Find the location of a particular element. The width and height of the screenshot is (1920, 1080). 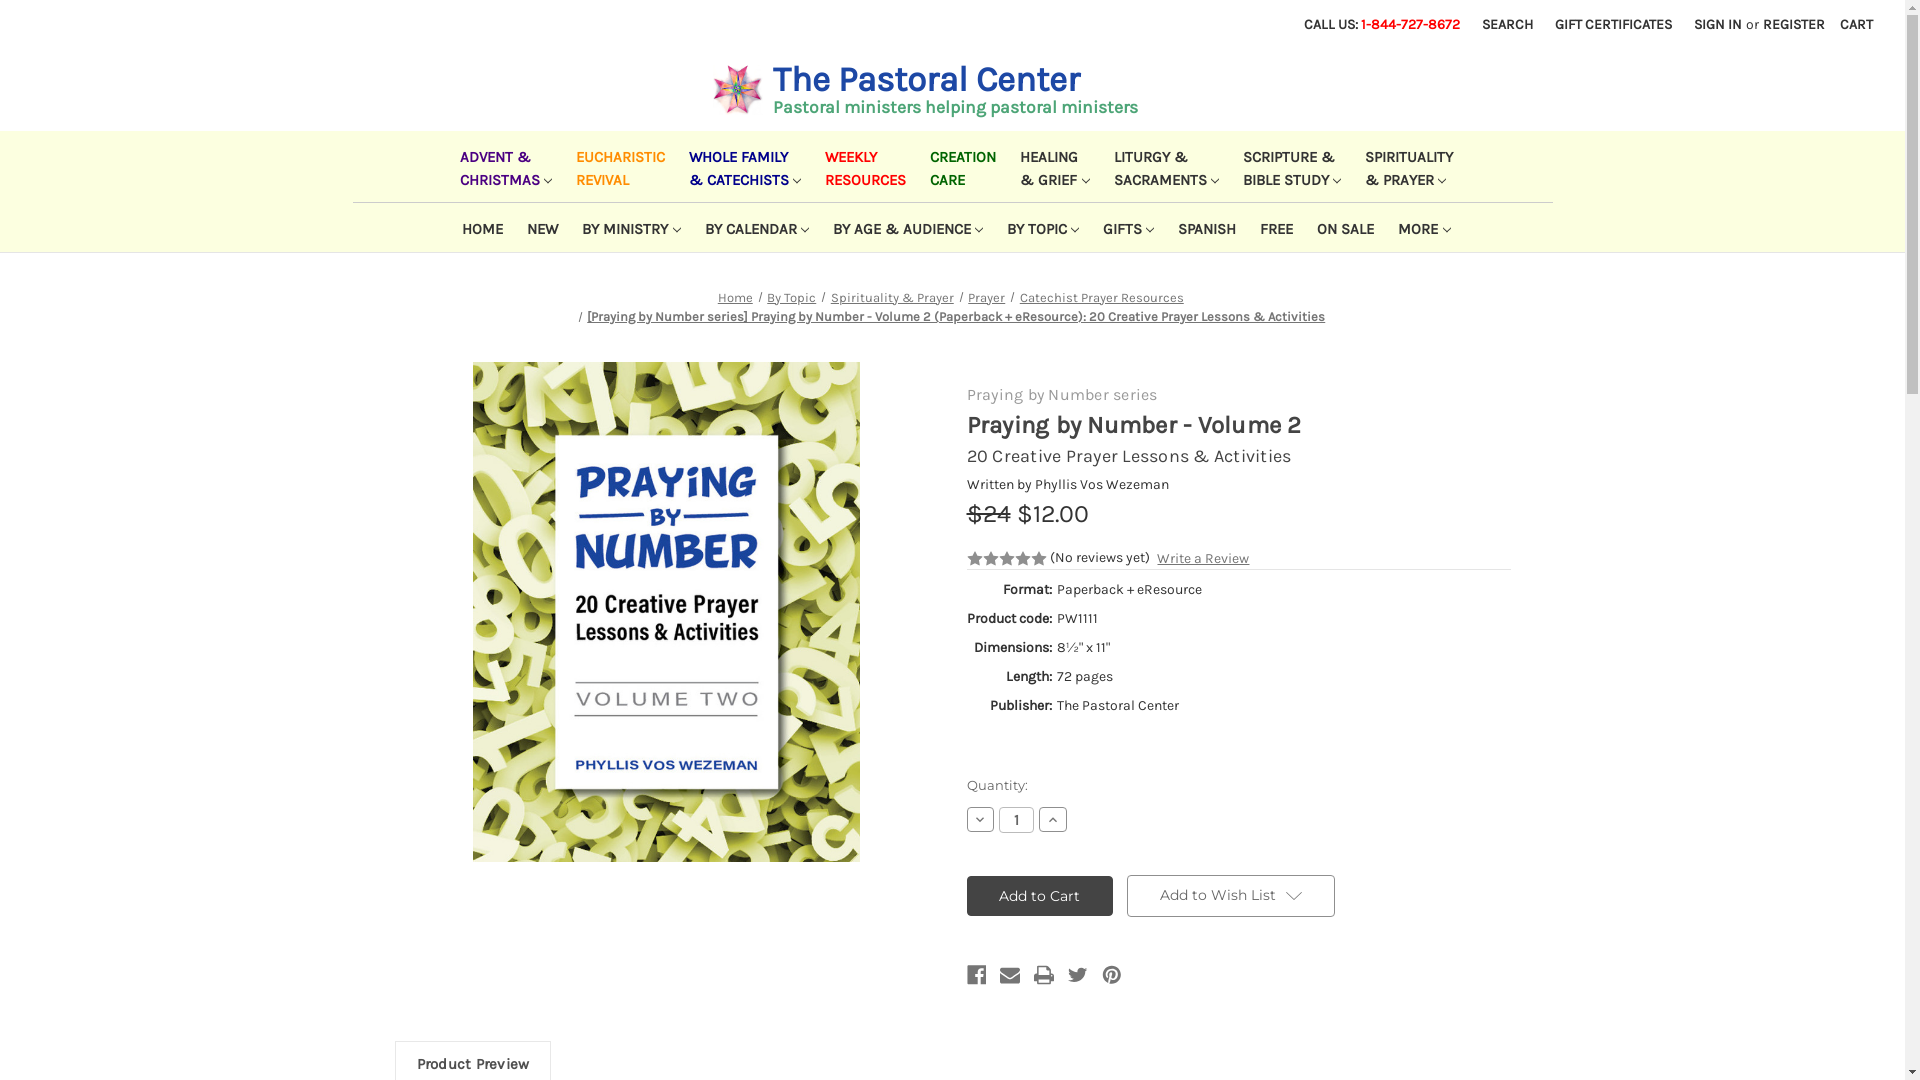

'CART' is located at coordinates (1855, 24).